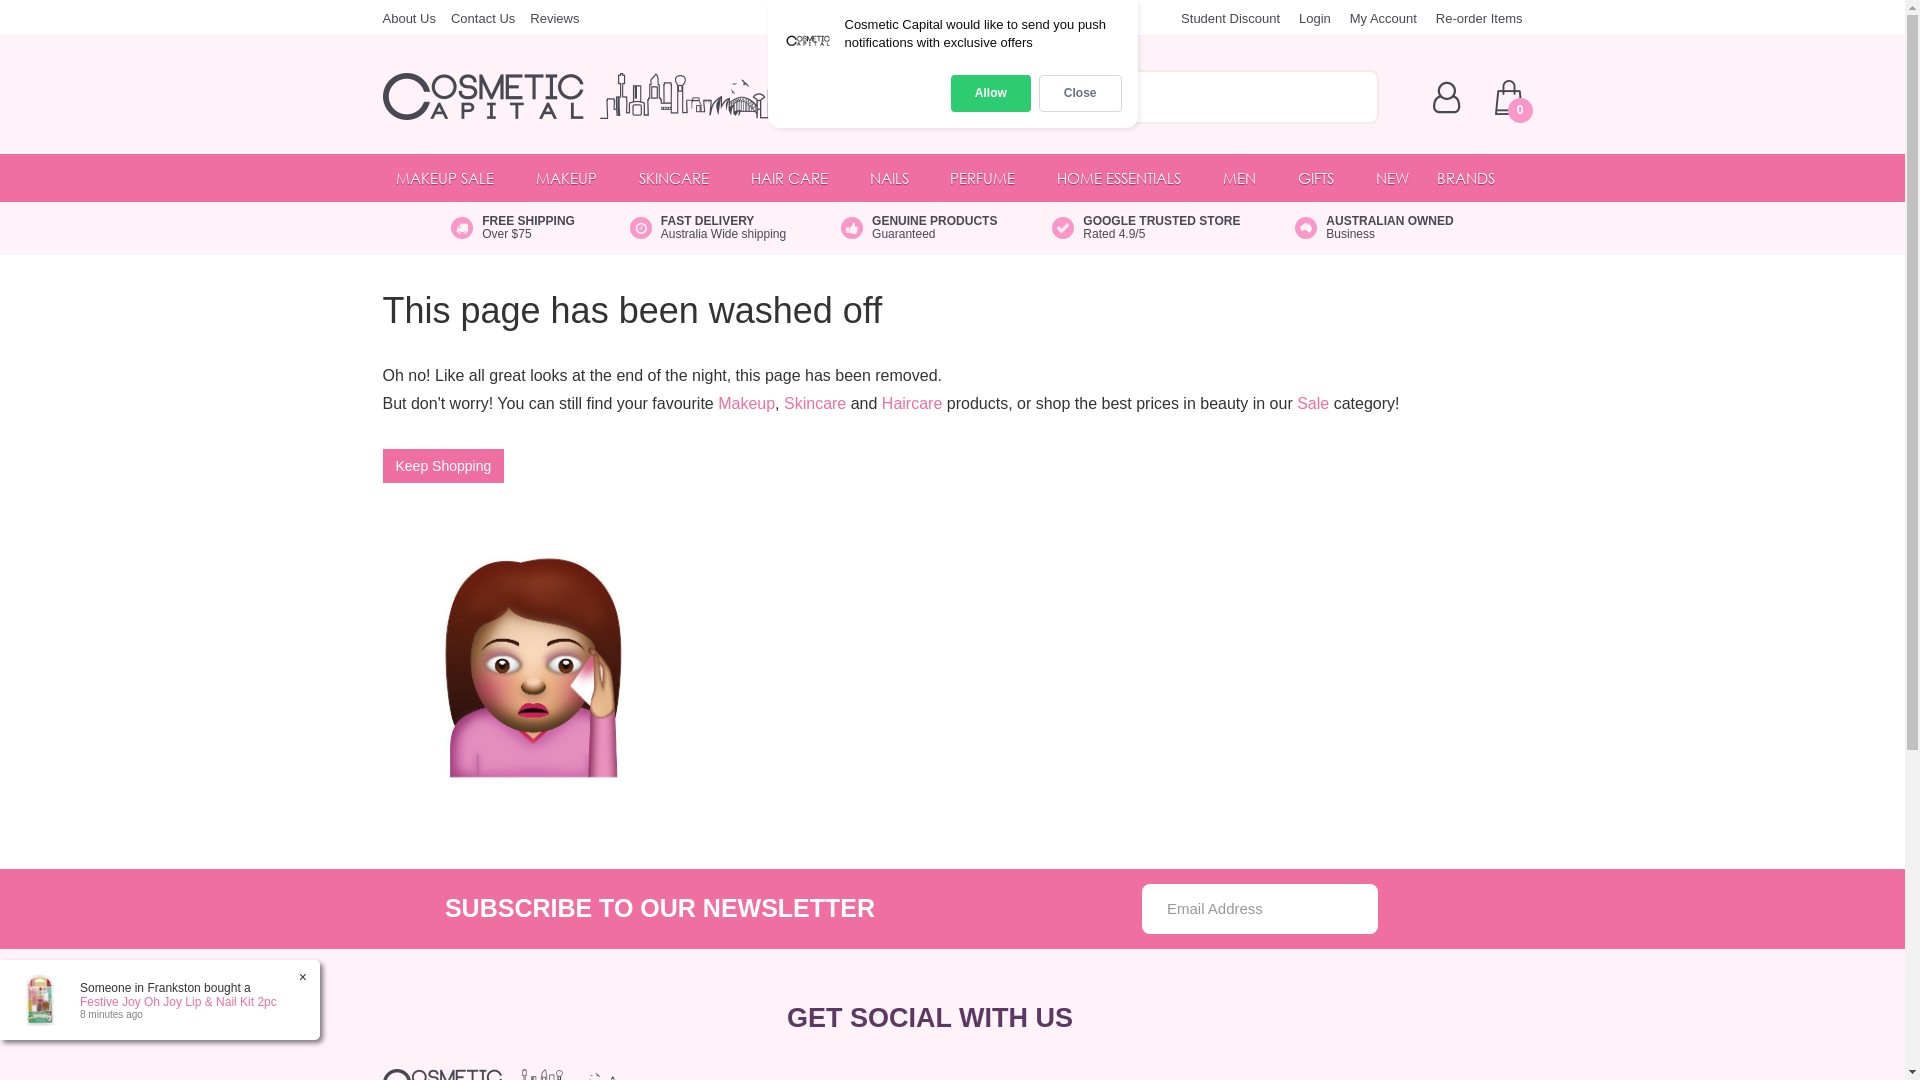  What do you see at coordinates (681, 176) in the screenshot?
I see `'SKINCARE'` at bounding box center [681, 176].